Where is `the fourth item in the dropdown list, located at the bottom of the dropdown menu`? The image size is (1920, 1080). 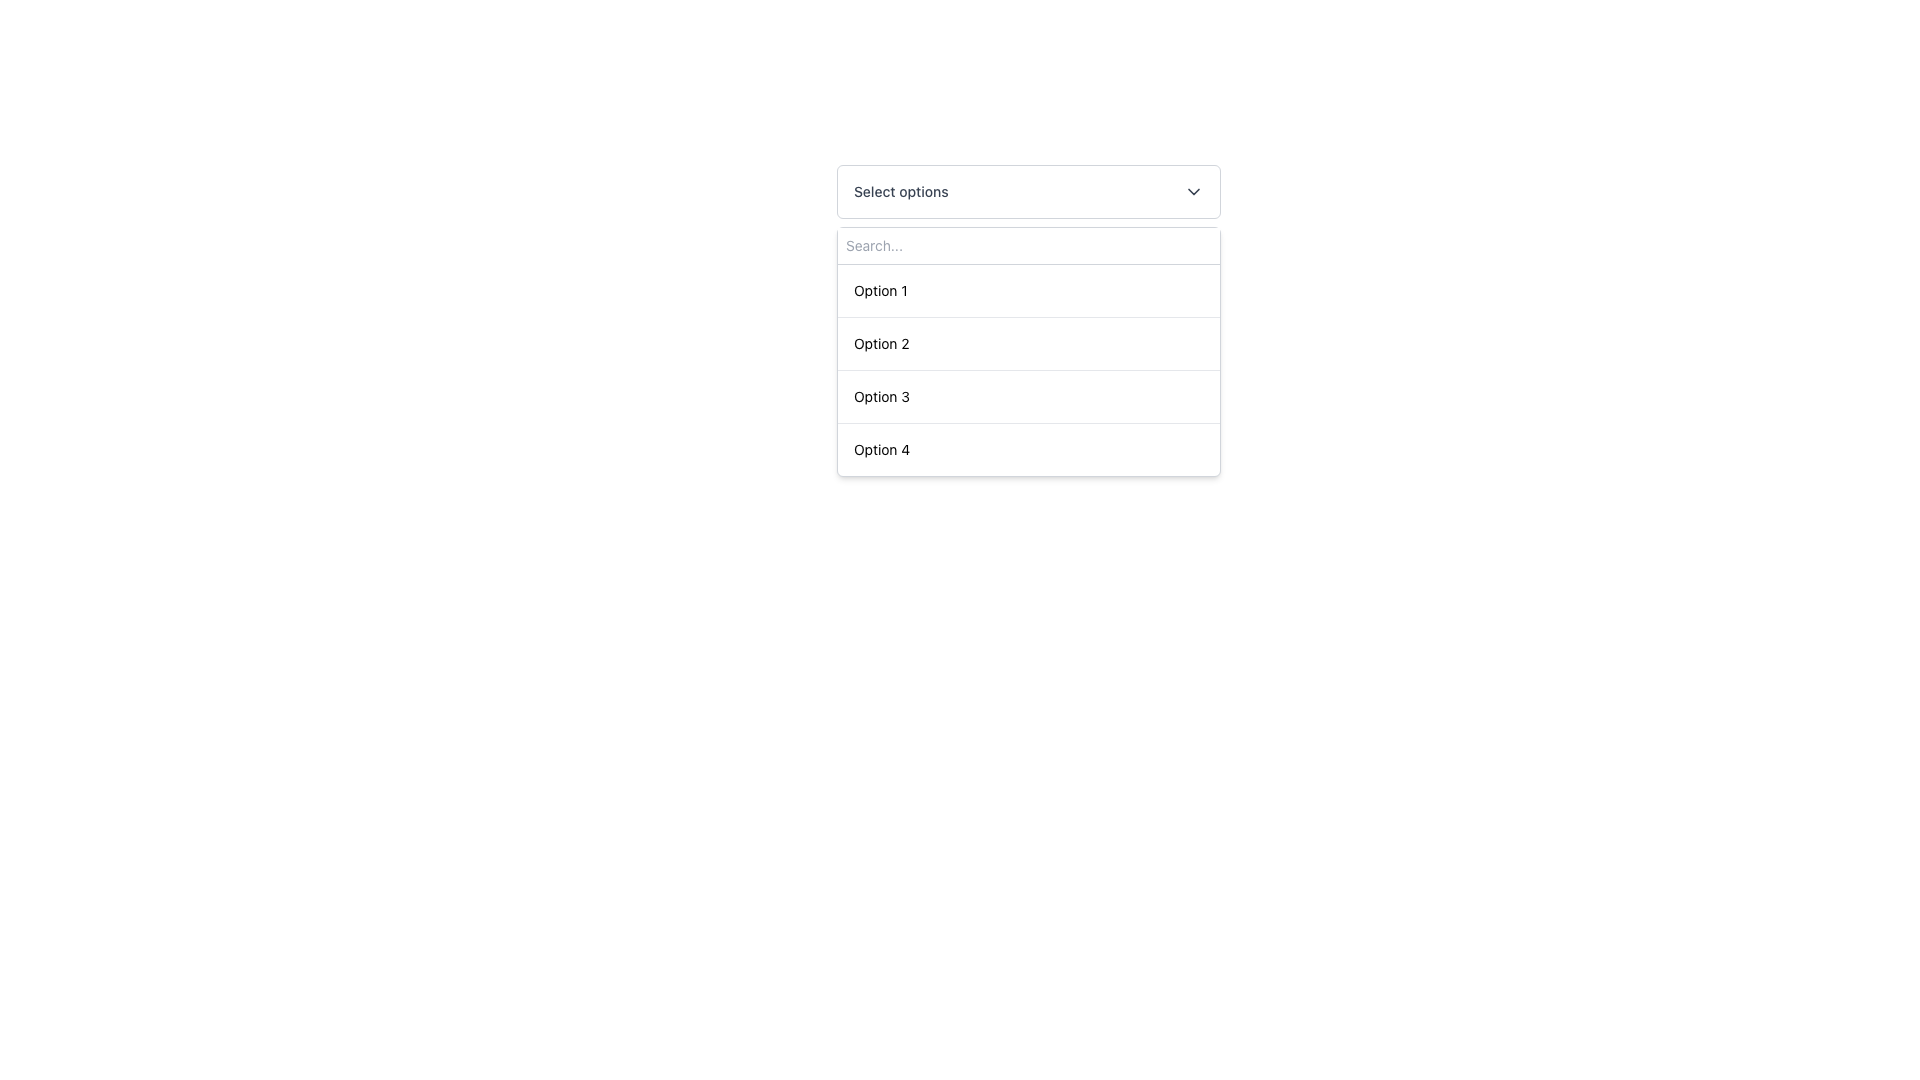 the fourth item in the dropdown list, located at the bottom of the dropdown menu is located at coordinates (1028, 447).